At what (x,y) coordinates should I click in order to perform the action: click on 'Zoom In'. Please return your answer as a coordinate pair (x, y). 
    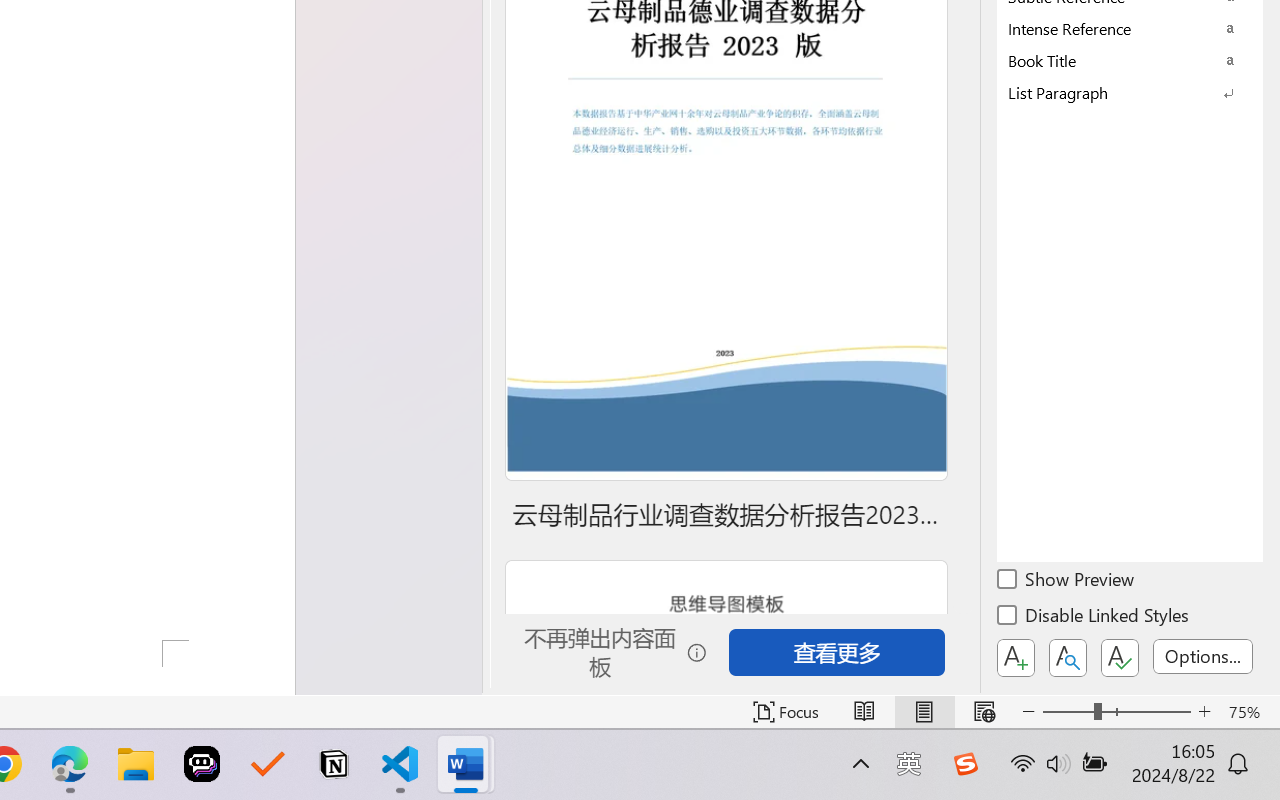
    Looking at the image, I should click on (1204, 711).